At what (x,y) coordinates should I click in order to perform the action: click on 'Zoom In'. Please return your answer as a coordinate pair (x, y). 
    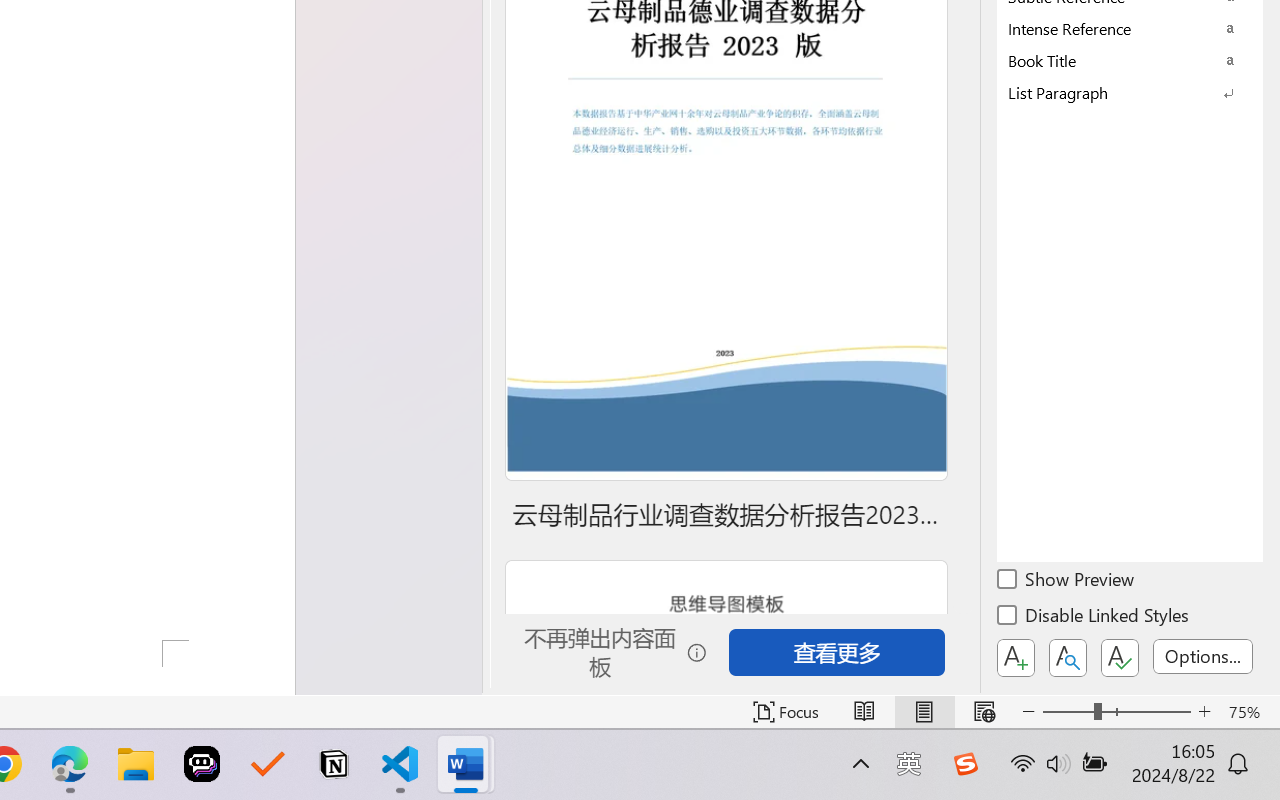
    Looking at the image, I should click on (1204, 711).